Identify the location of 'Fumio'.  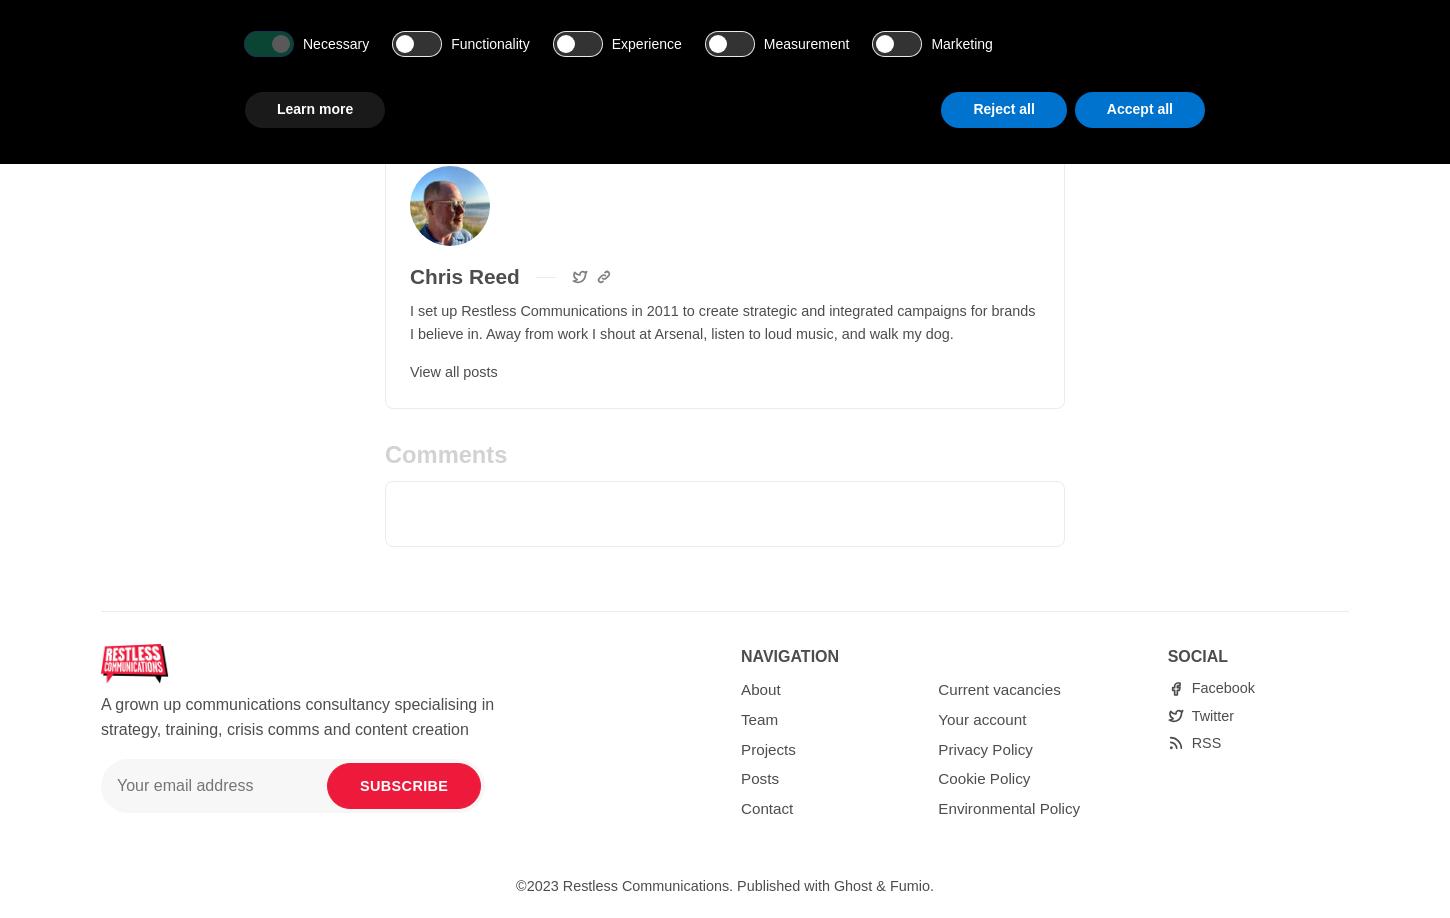
(908, 884).